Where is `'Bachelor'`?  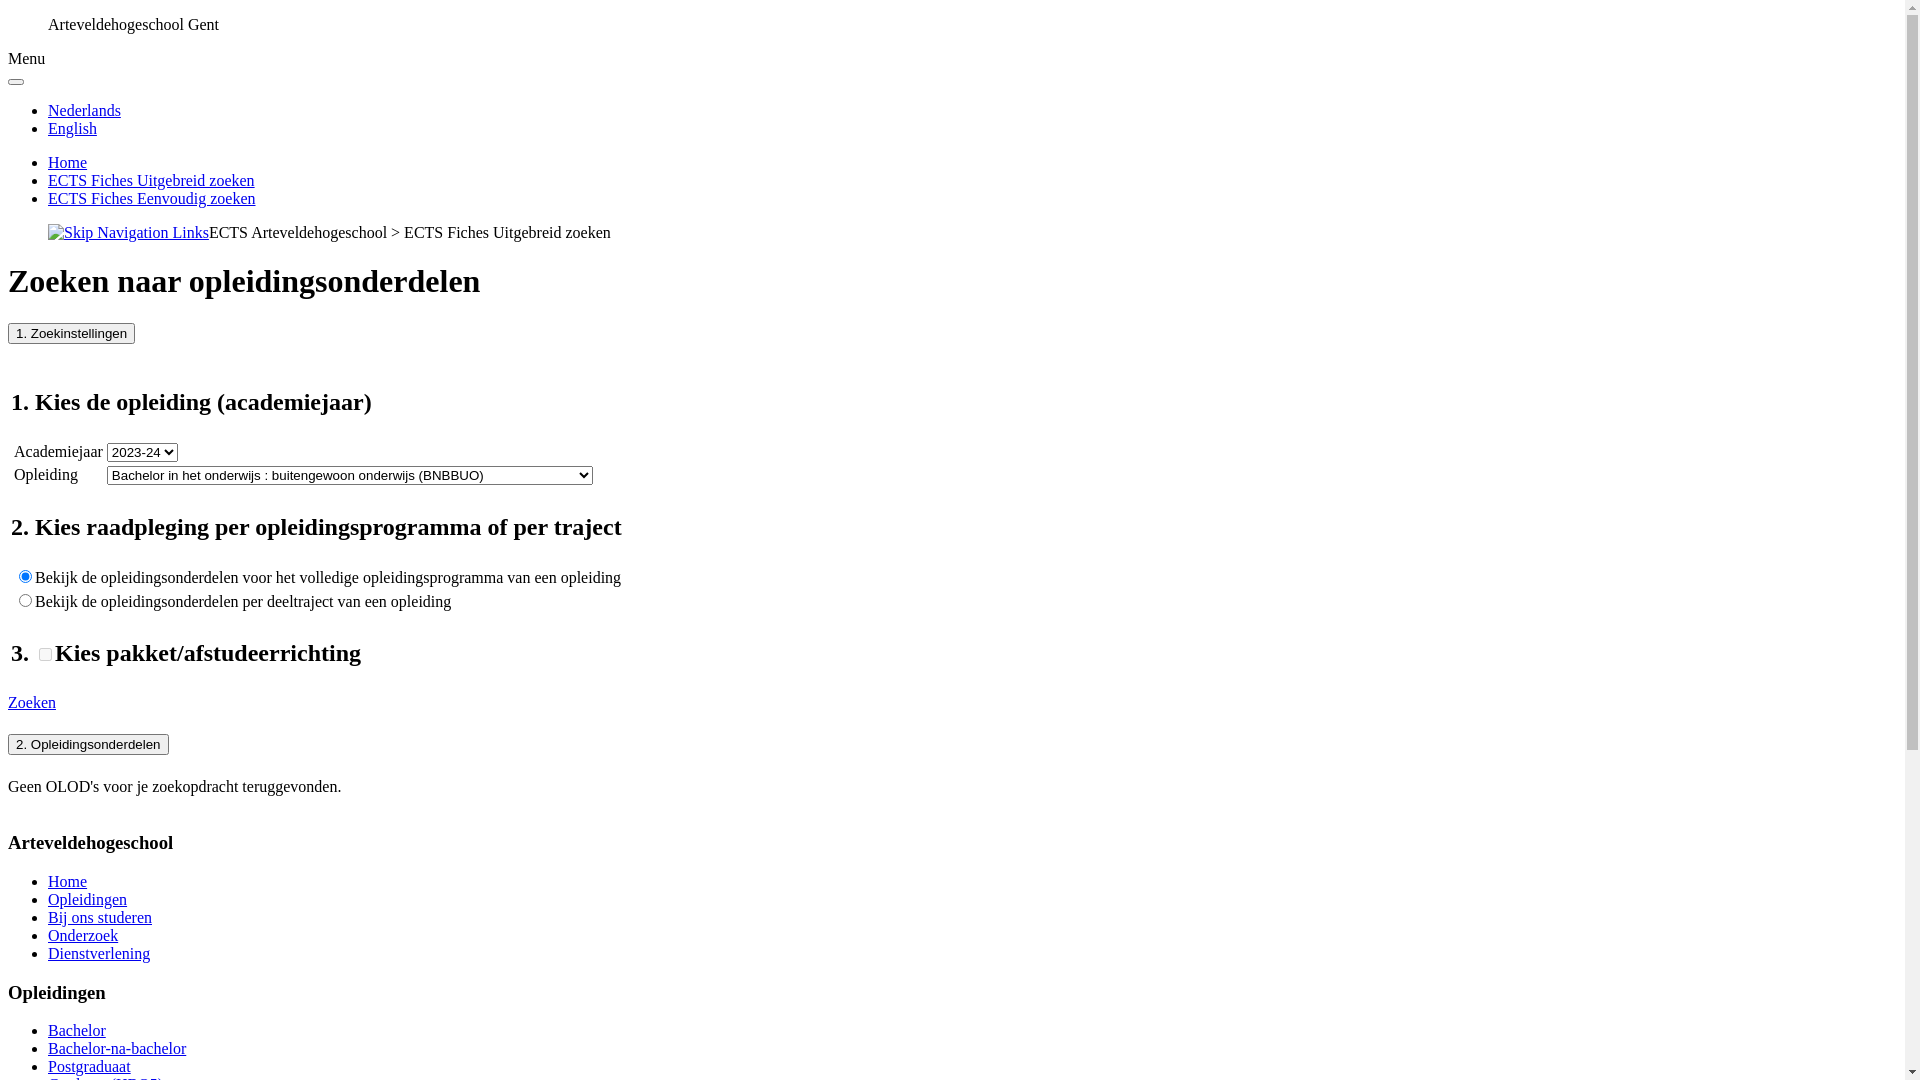 'Bachelor' is located at coordinates (48, 1030).